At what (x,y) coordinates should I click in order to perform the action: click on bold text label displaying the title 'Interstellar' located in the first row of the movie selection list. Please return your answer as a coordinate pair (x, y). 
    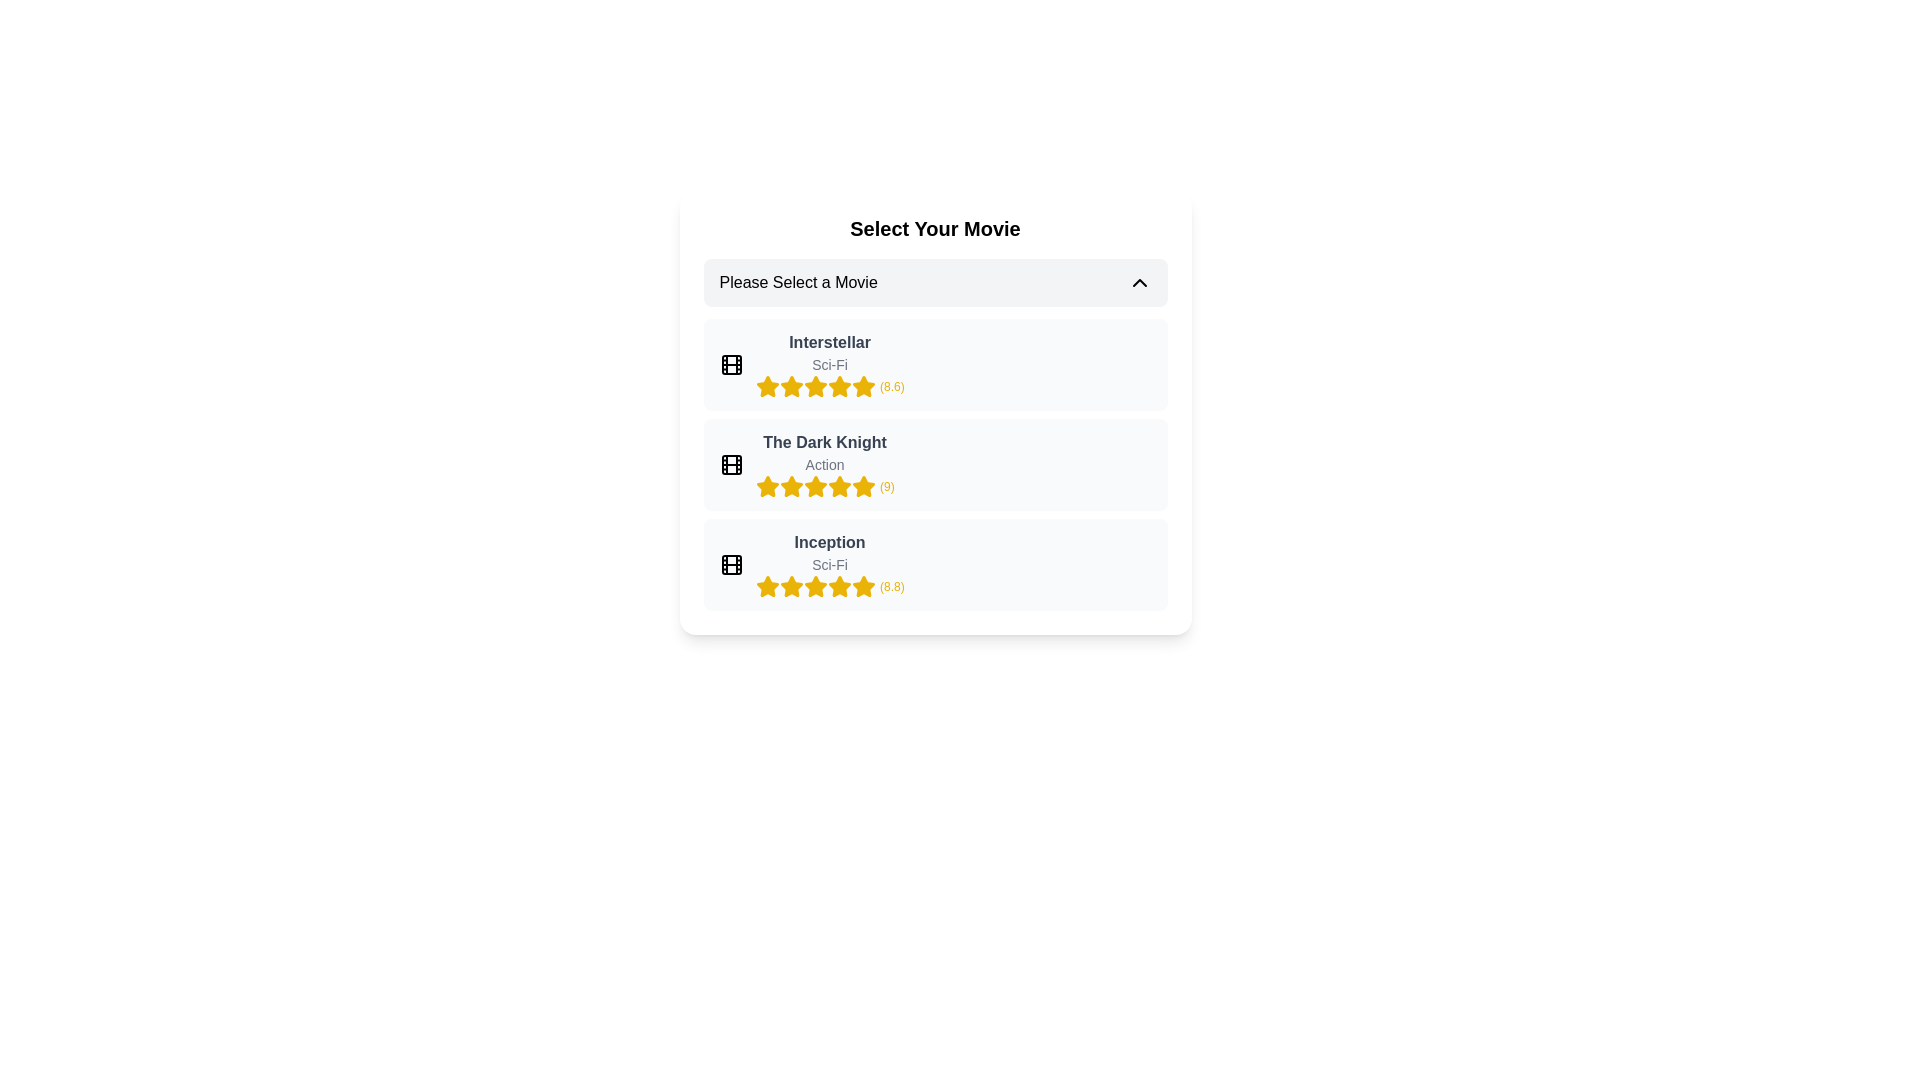
    Looking at the image, I should click on (830, 342).